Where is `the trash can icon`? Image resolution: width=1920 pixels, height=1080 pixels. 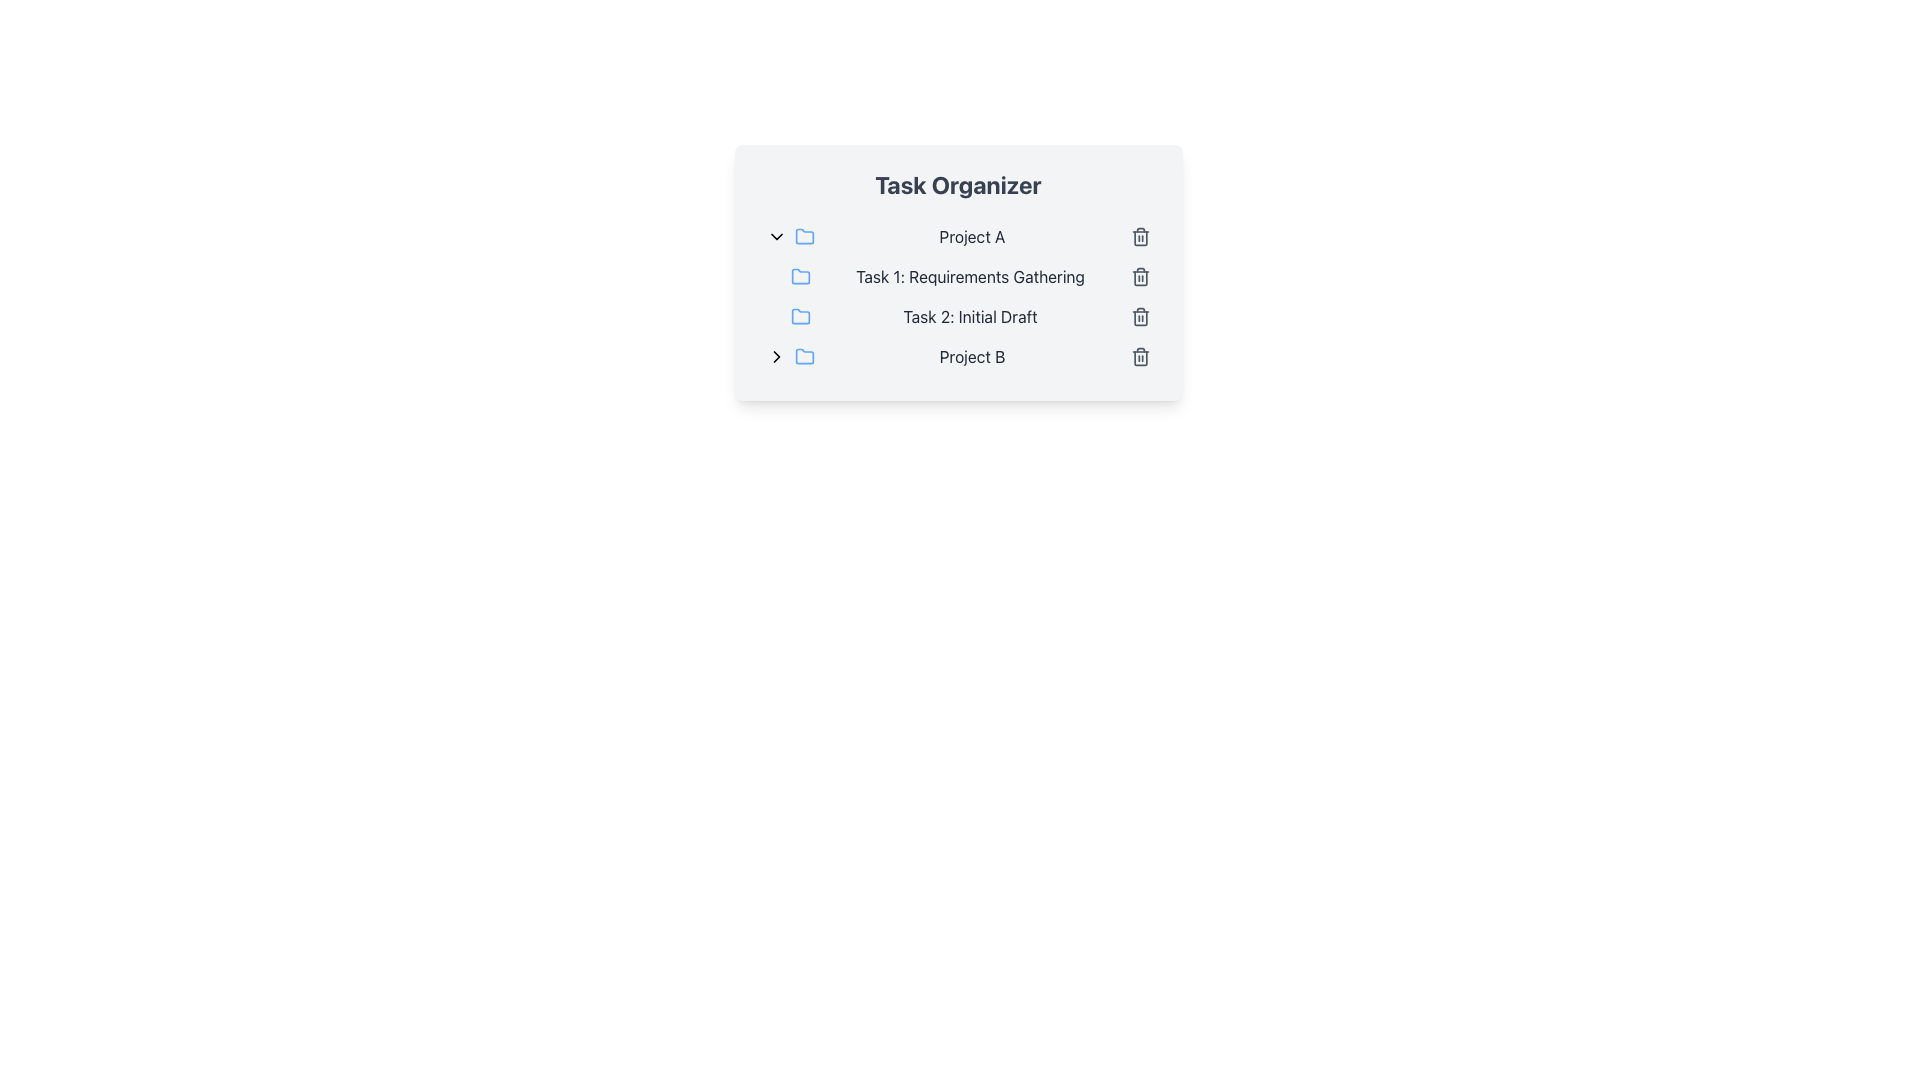 the trash can icon is located at coordinates (1140, 237).